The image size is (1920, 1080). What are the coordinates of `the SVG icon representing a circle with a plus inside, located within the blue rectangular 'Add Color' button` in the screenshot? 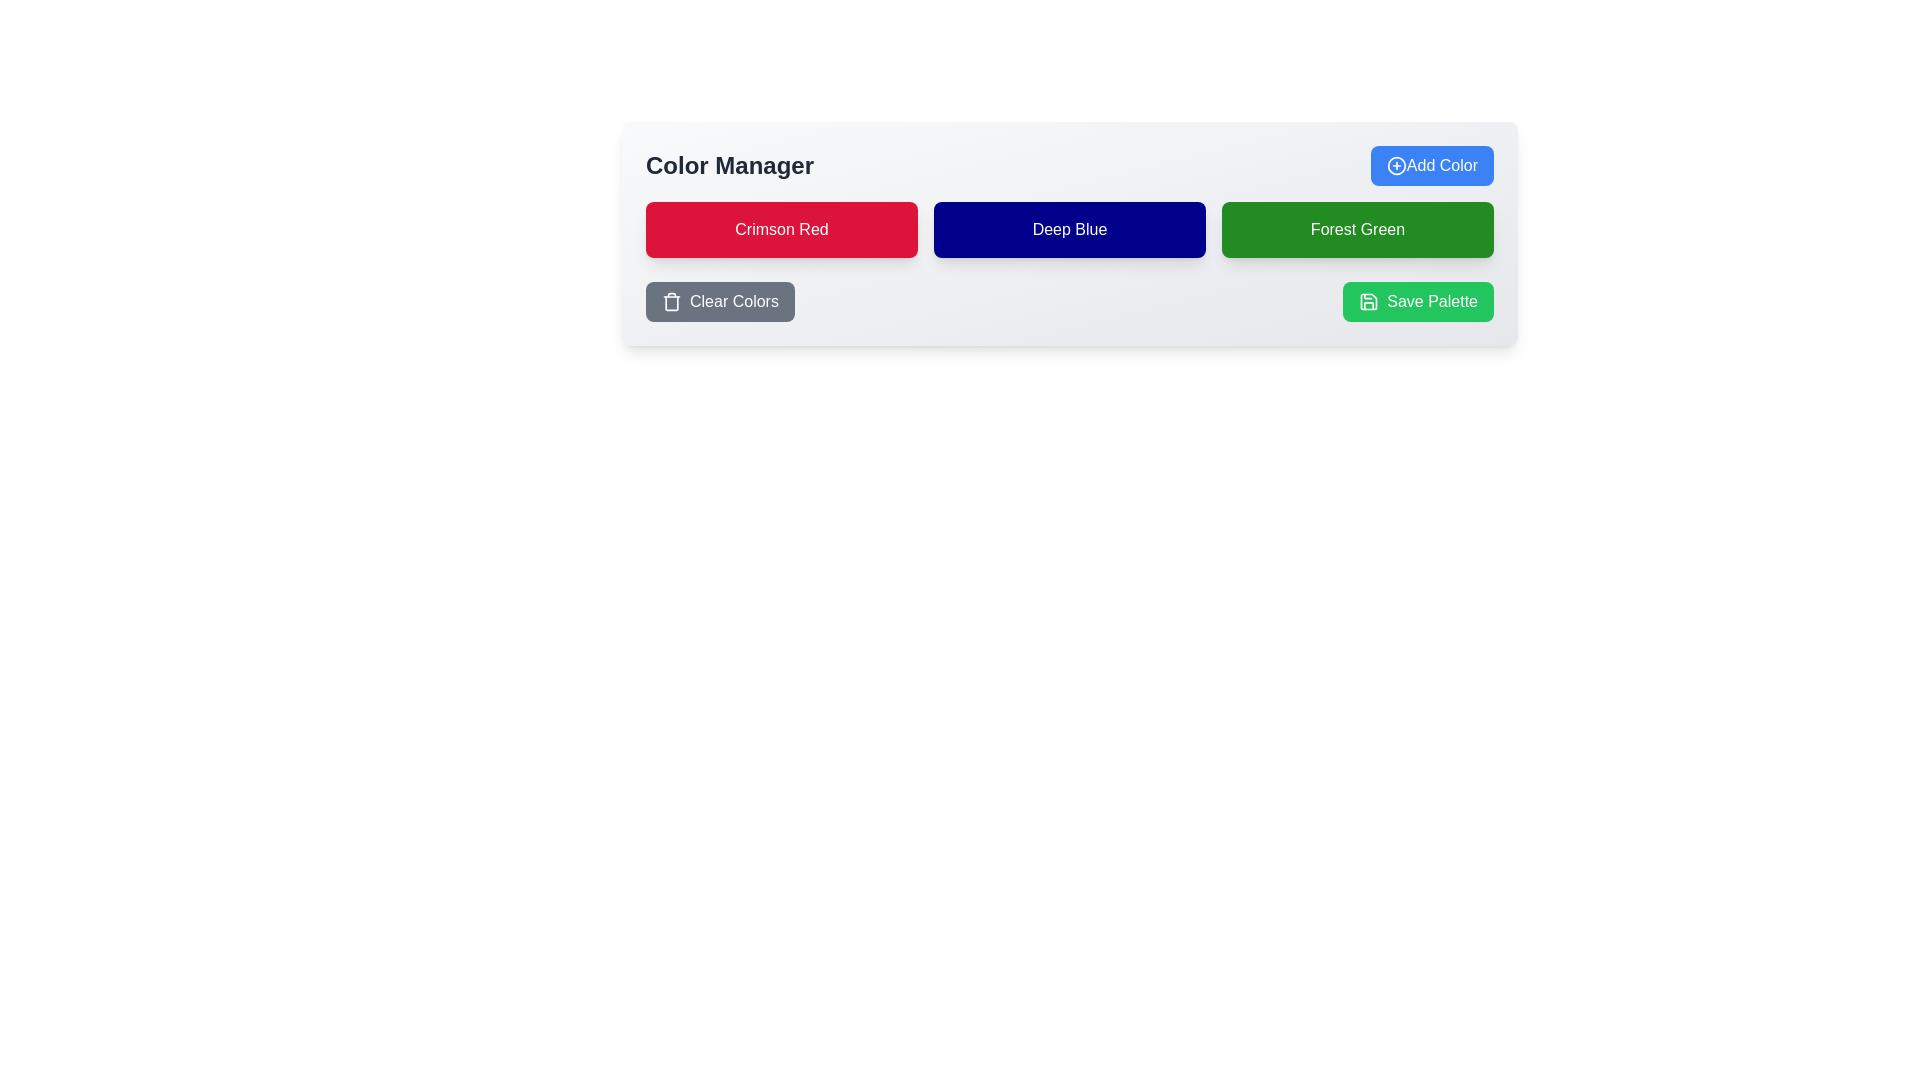 It's located at (1395, 164).